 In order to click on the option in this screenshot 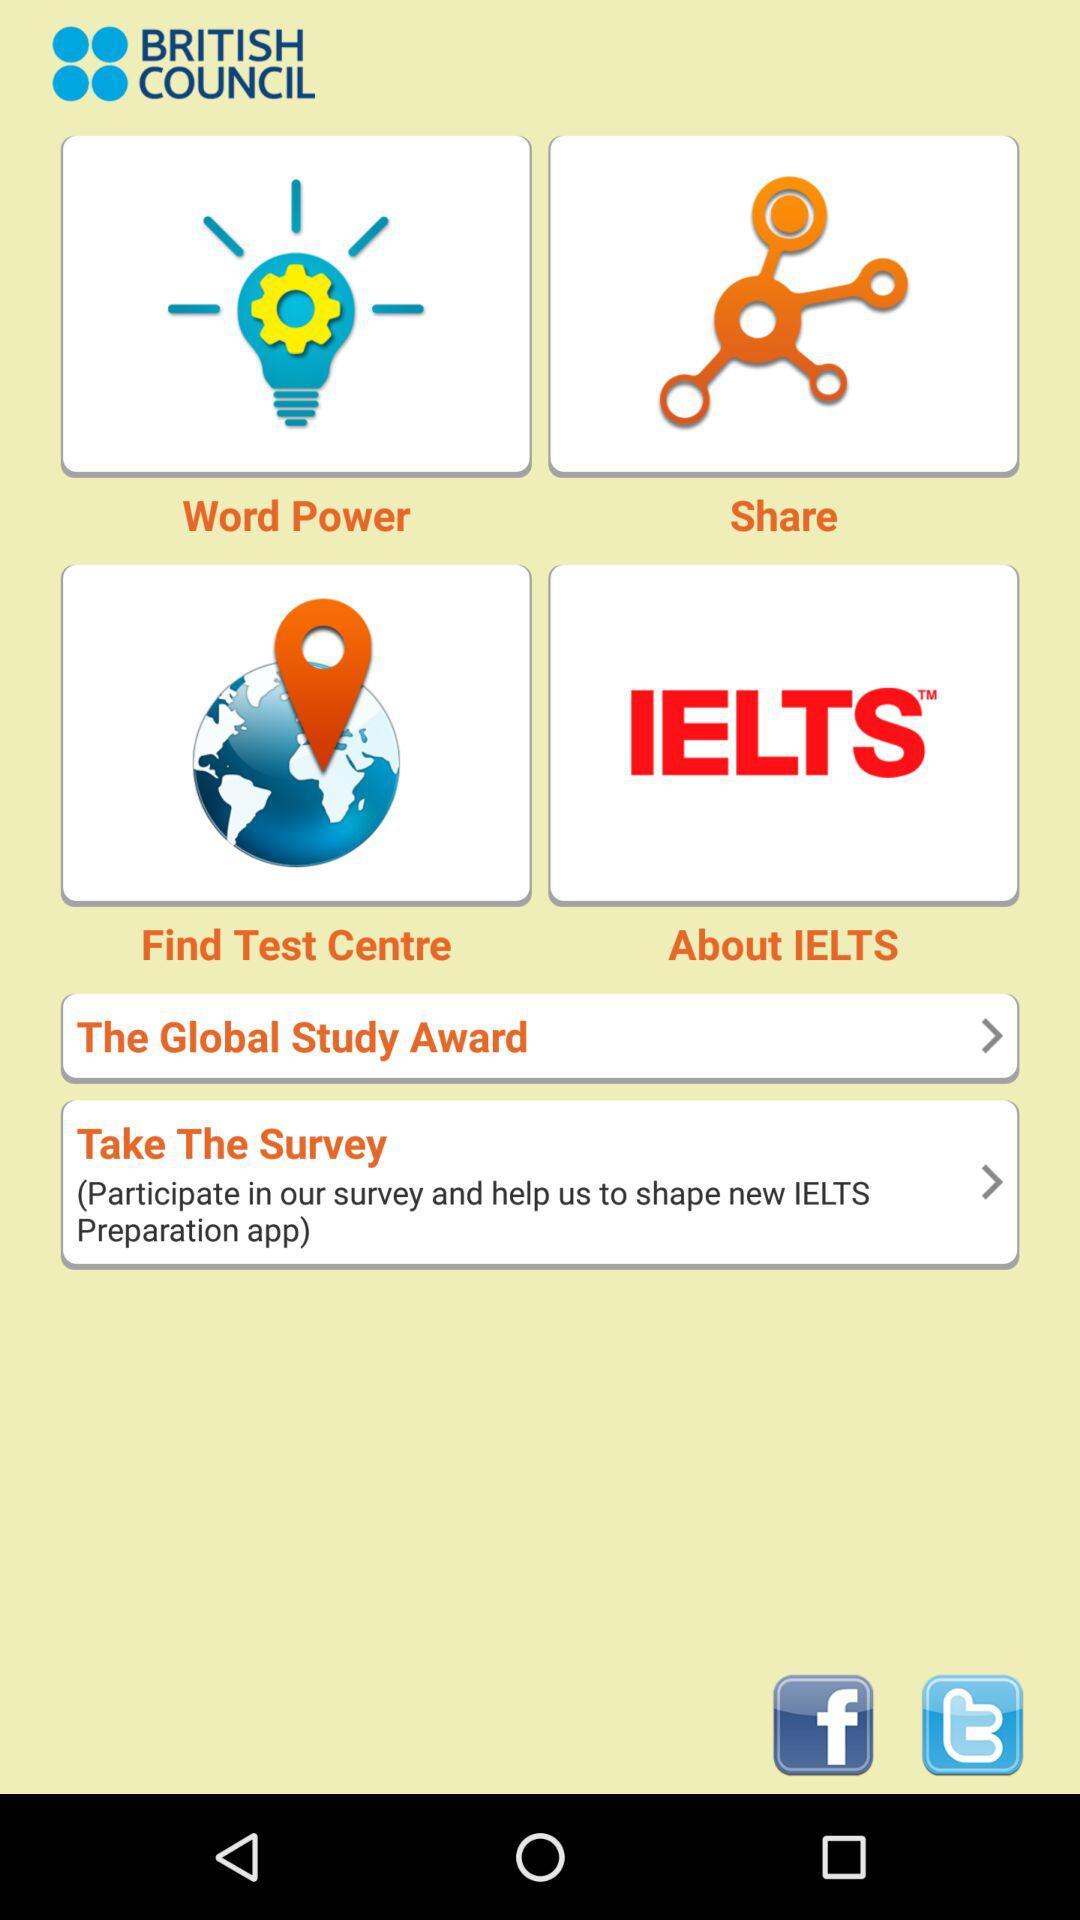, I will do `click(782, 731)`.